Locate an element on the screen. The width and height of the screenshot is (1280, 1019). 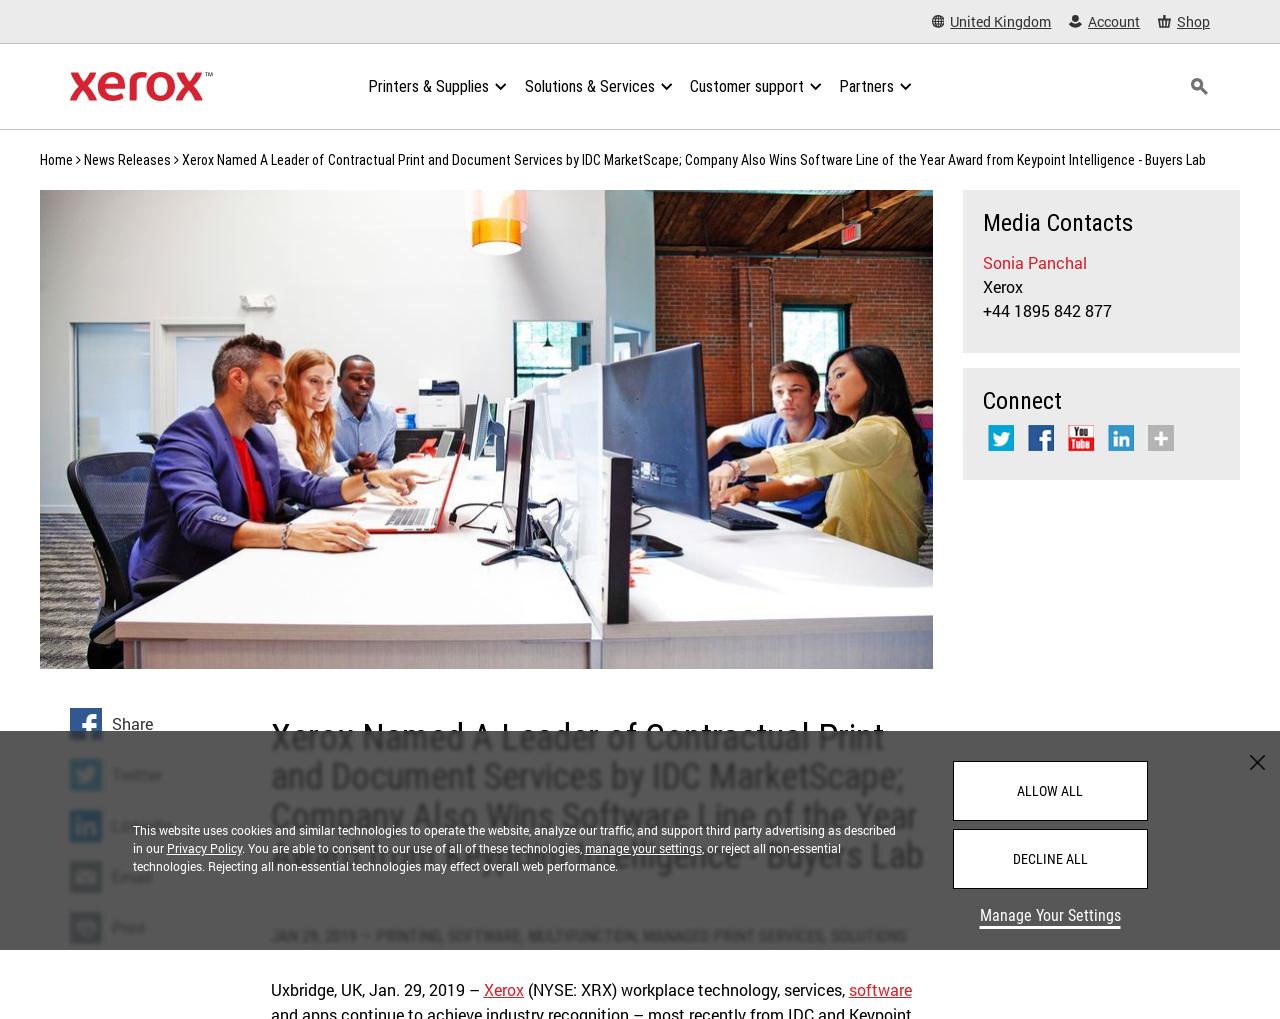
', or reject all non-essential technologies. Rejecting all non-essential technologies may effect overall web performance.' is located at coordinates (130, 855).